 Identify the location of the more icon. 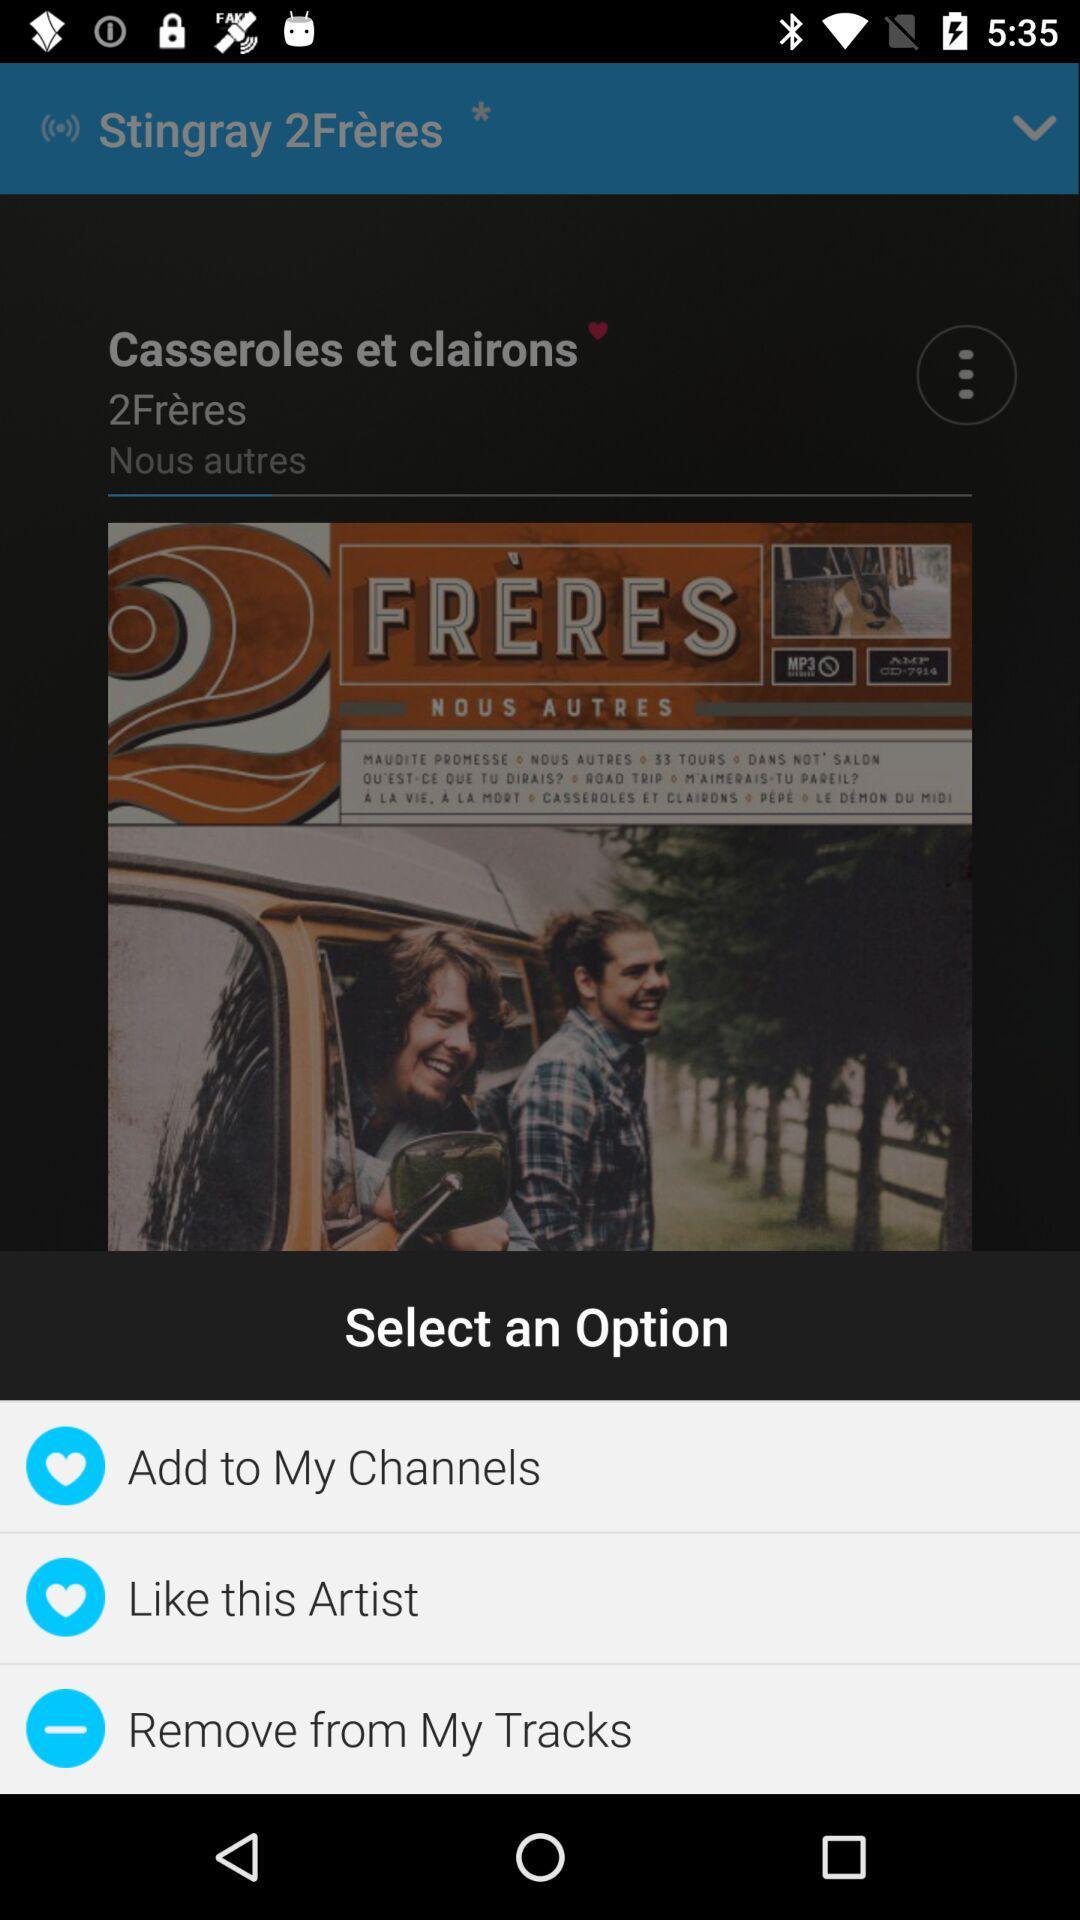
(965, 374).